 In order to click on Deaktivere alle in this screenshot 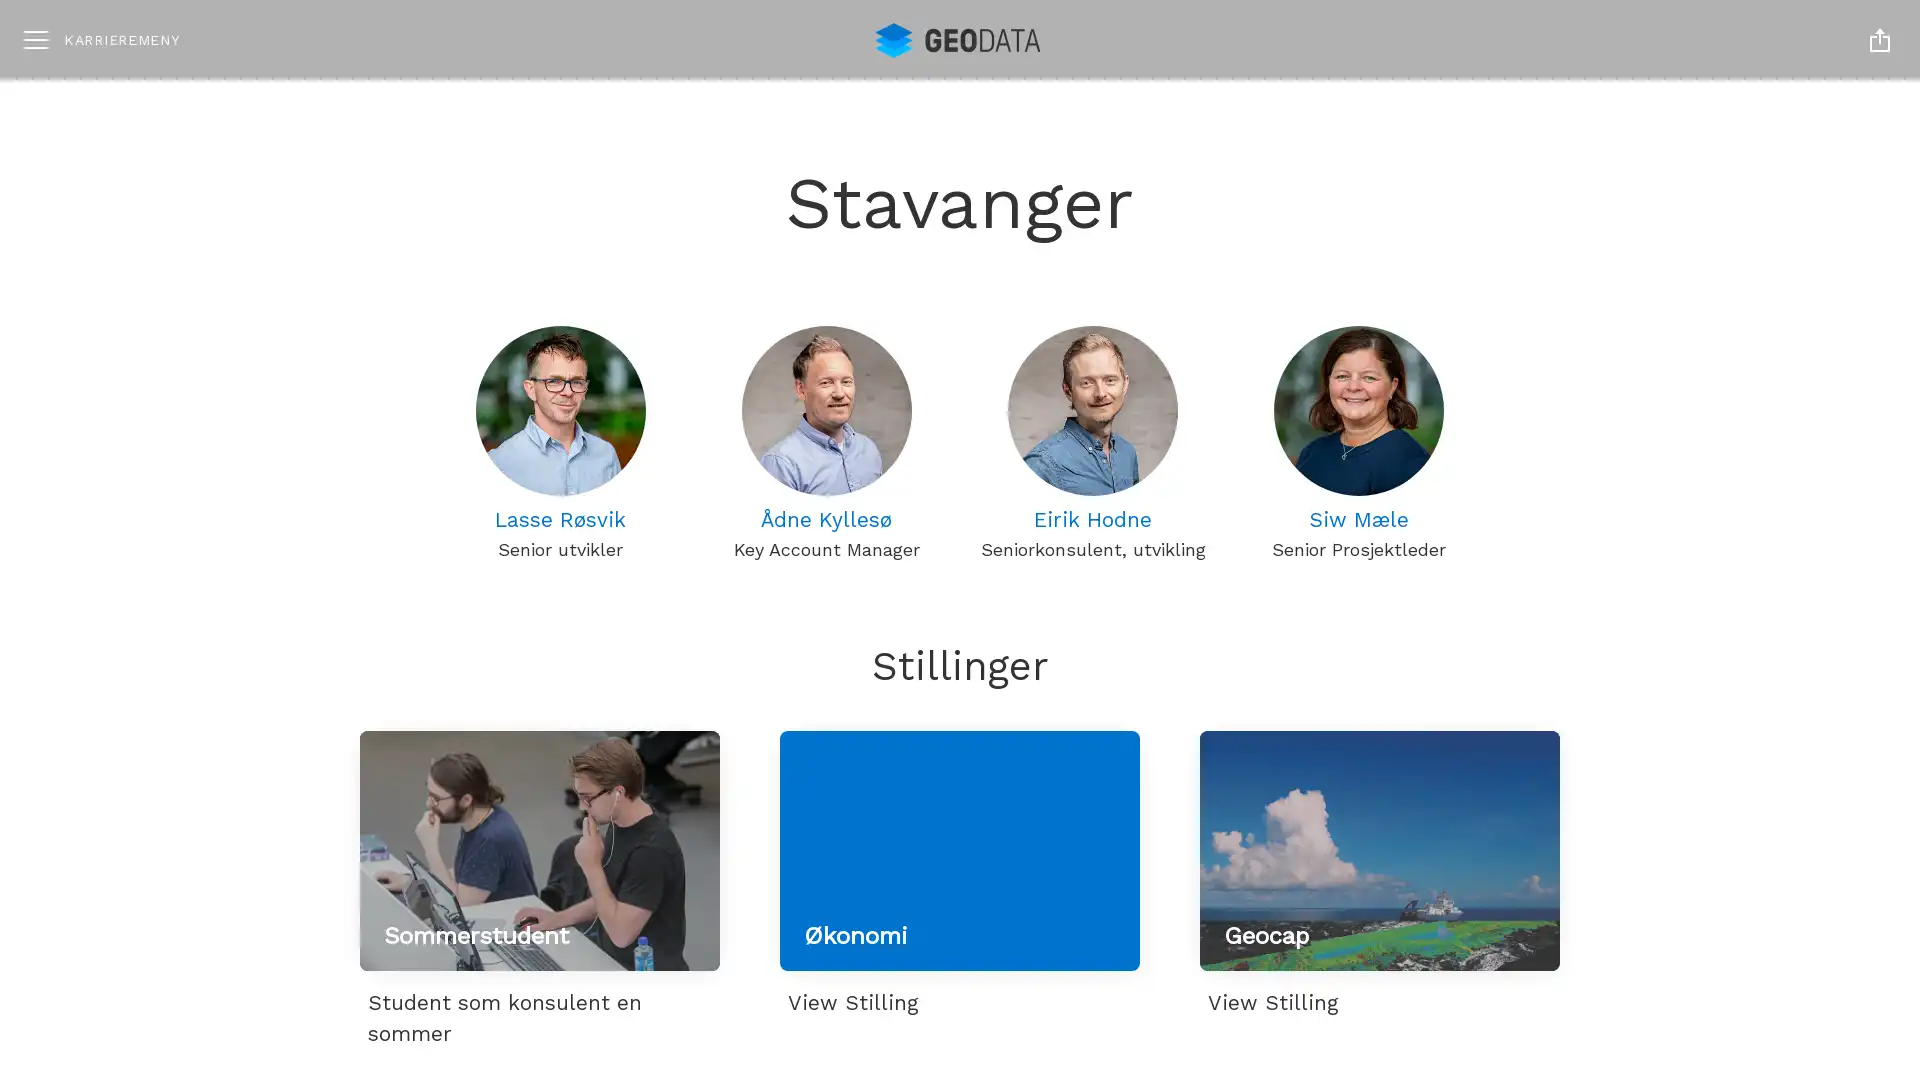, I will do `click(1691, 914)`.